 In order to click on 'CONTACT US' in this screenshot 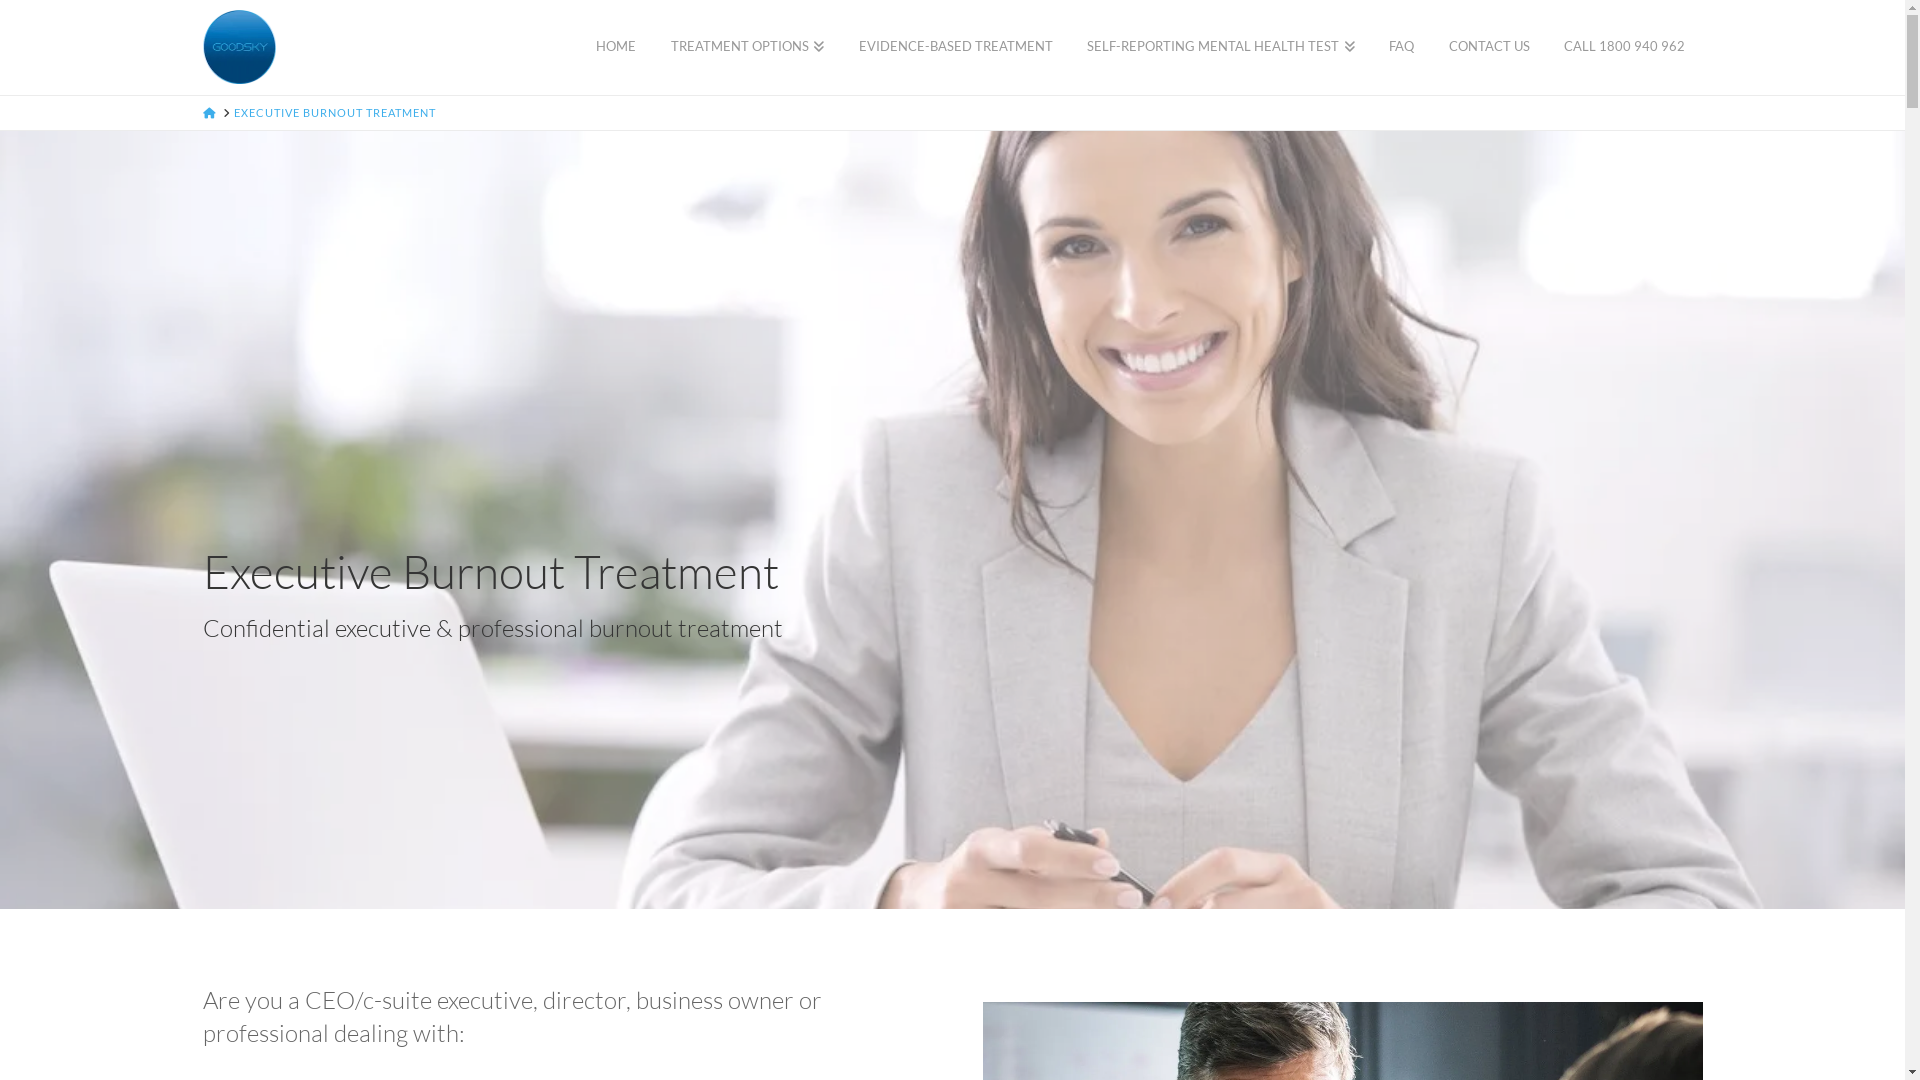, I will do `click(1489, 46)`.